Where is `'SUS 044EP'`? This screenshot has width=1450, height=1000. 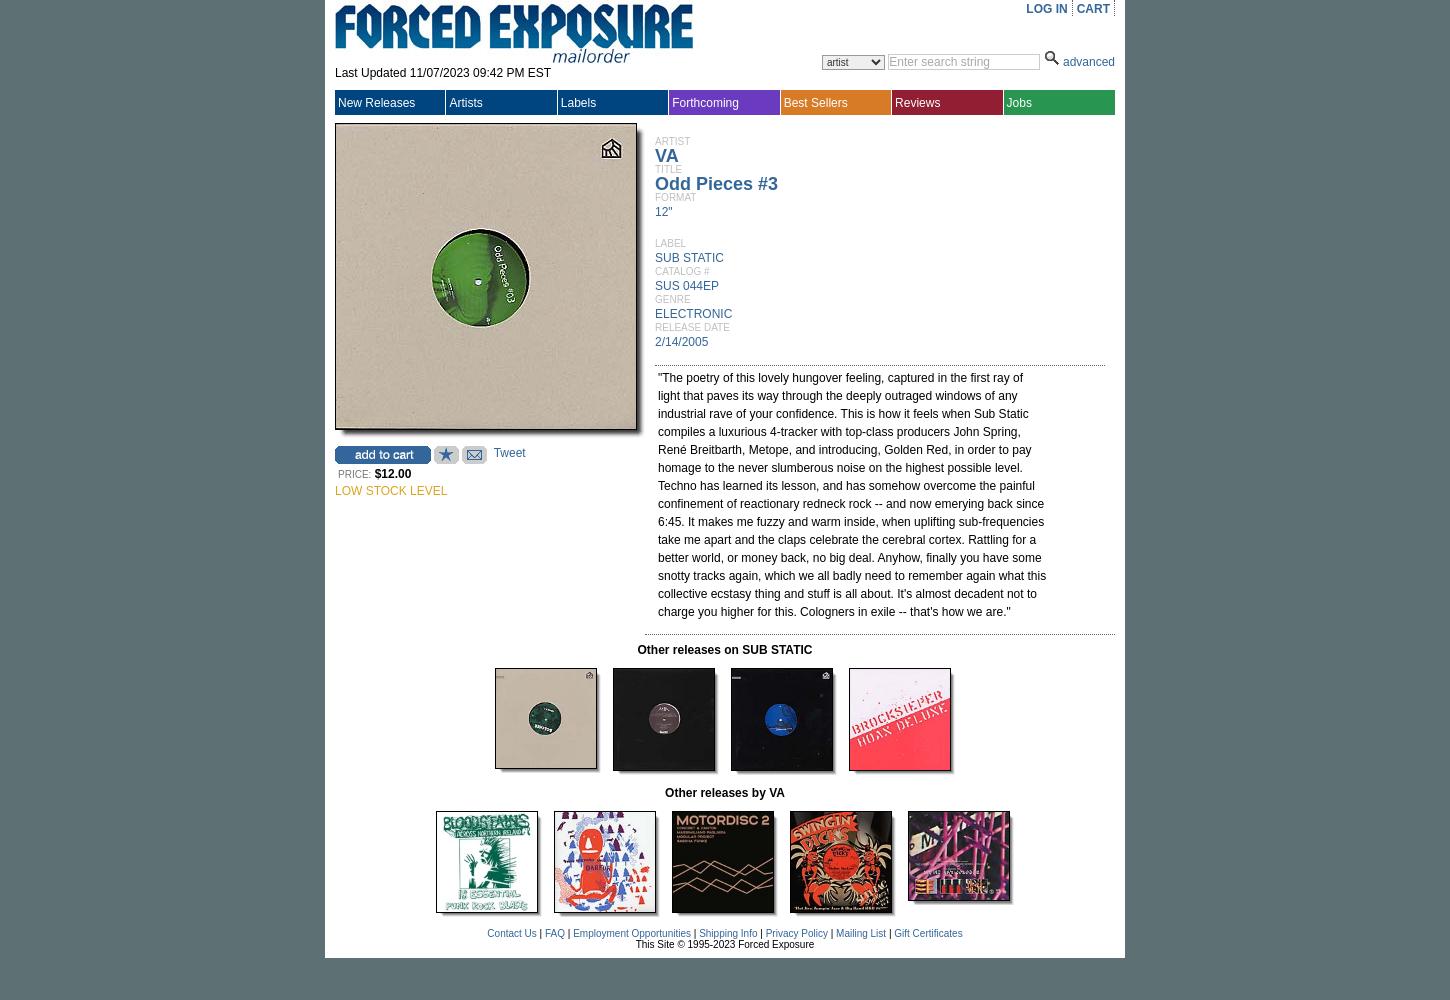
'SUS 044EP' is located at coordinates (686, 286).